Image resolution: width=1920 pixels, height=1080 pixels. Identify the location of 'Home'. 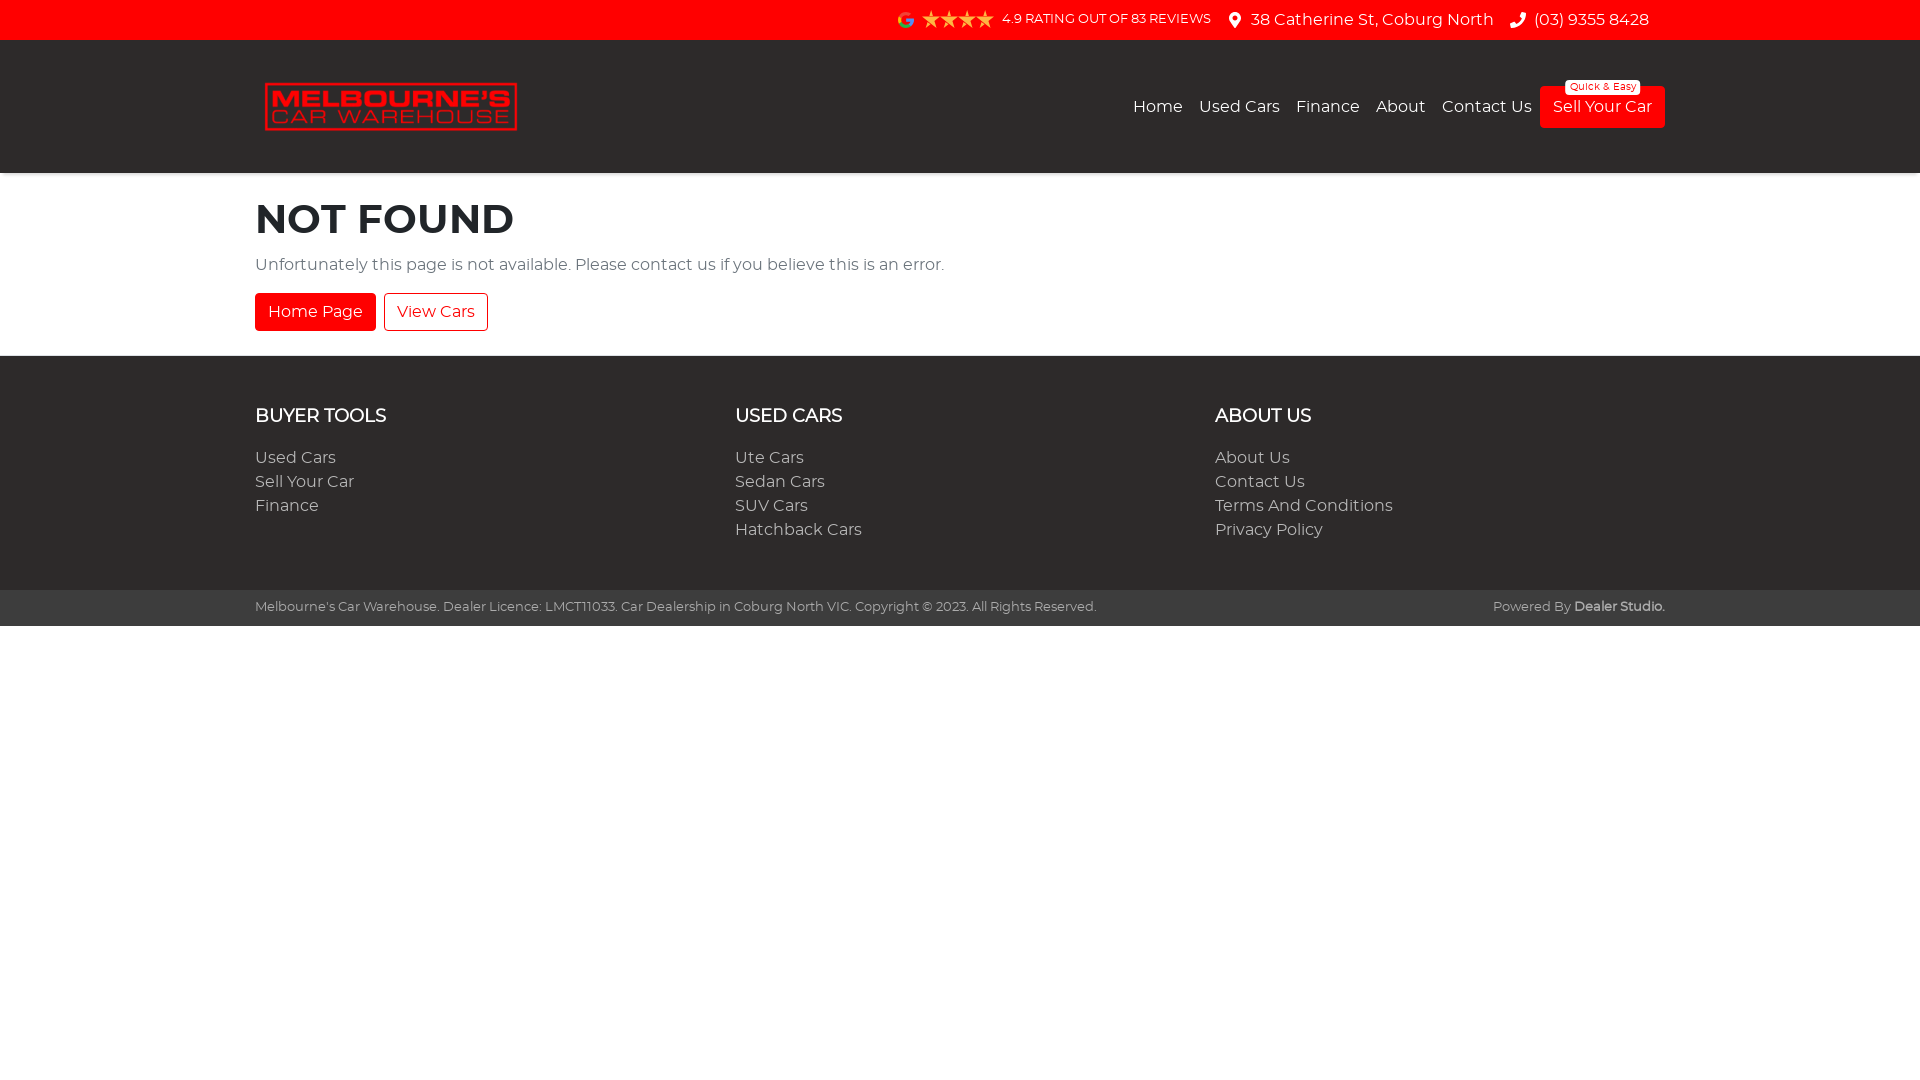
(1157, 105).